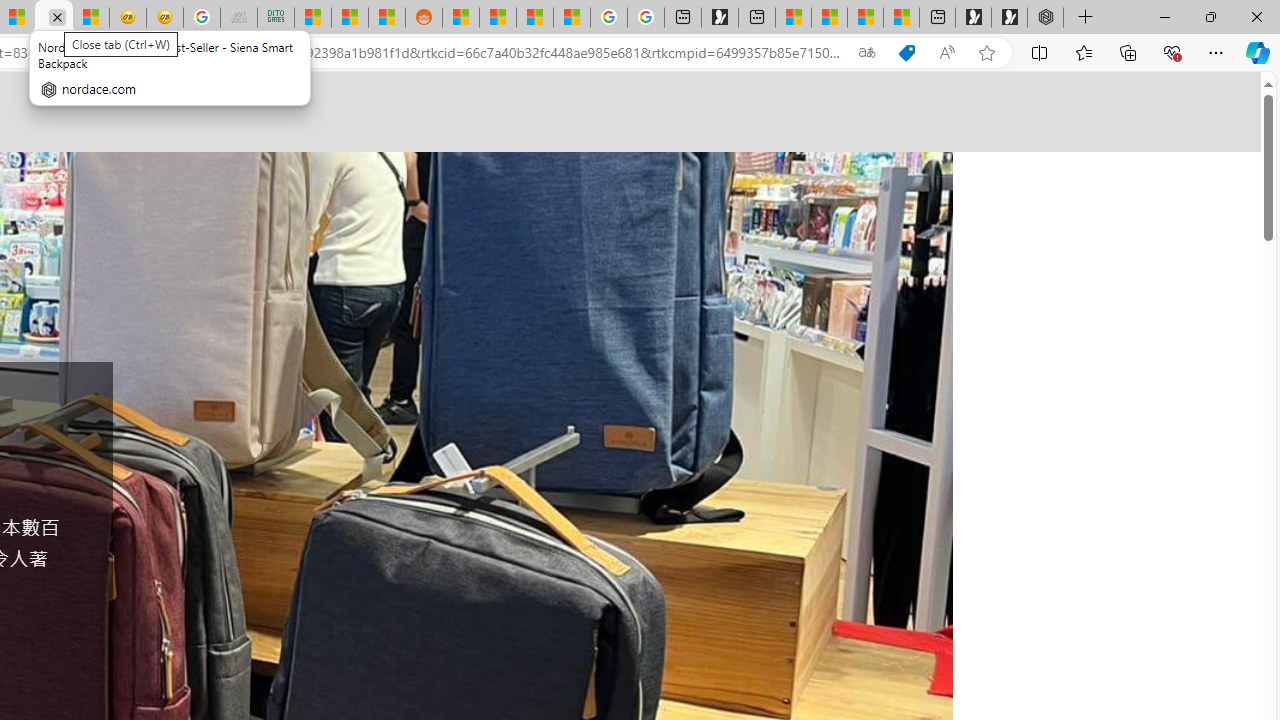 Image resolution: width=1280 pixels, height=720 pixels. I want to click on 'New tab', so click(936, 17).